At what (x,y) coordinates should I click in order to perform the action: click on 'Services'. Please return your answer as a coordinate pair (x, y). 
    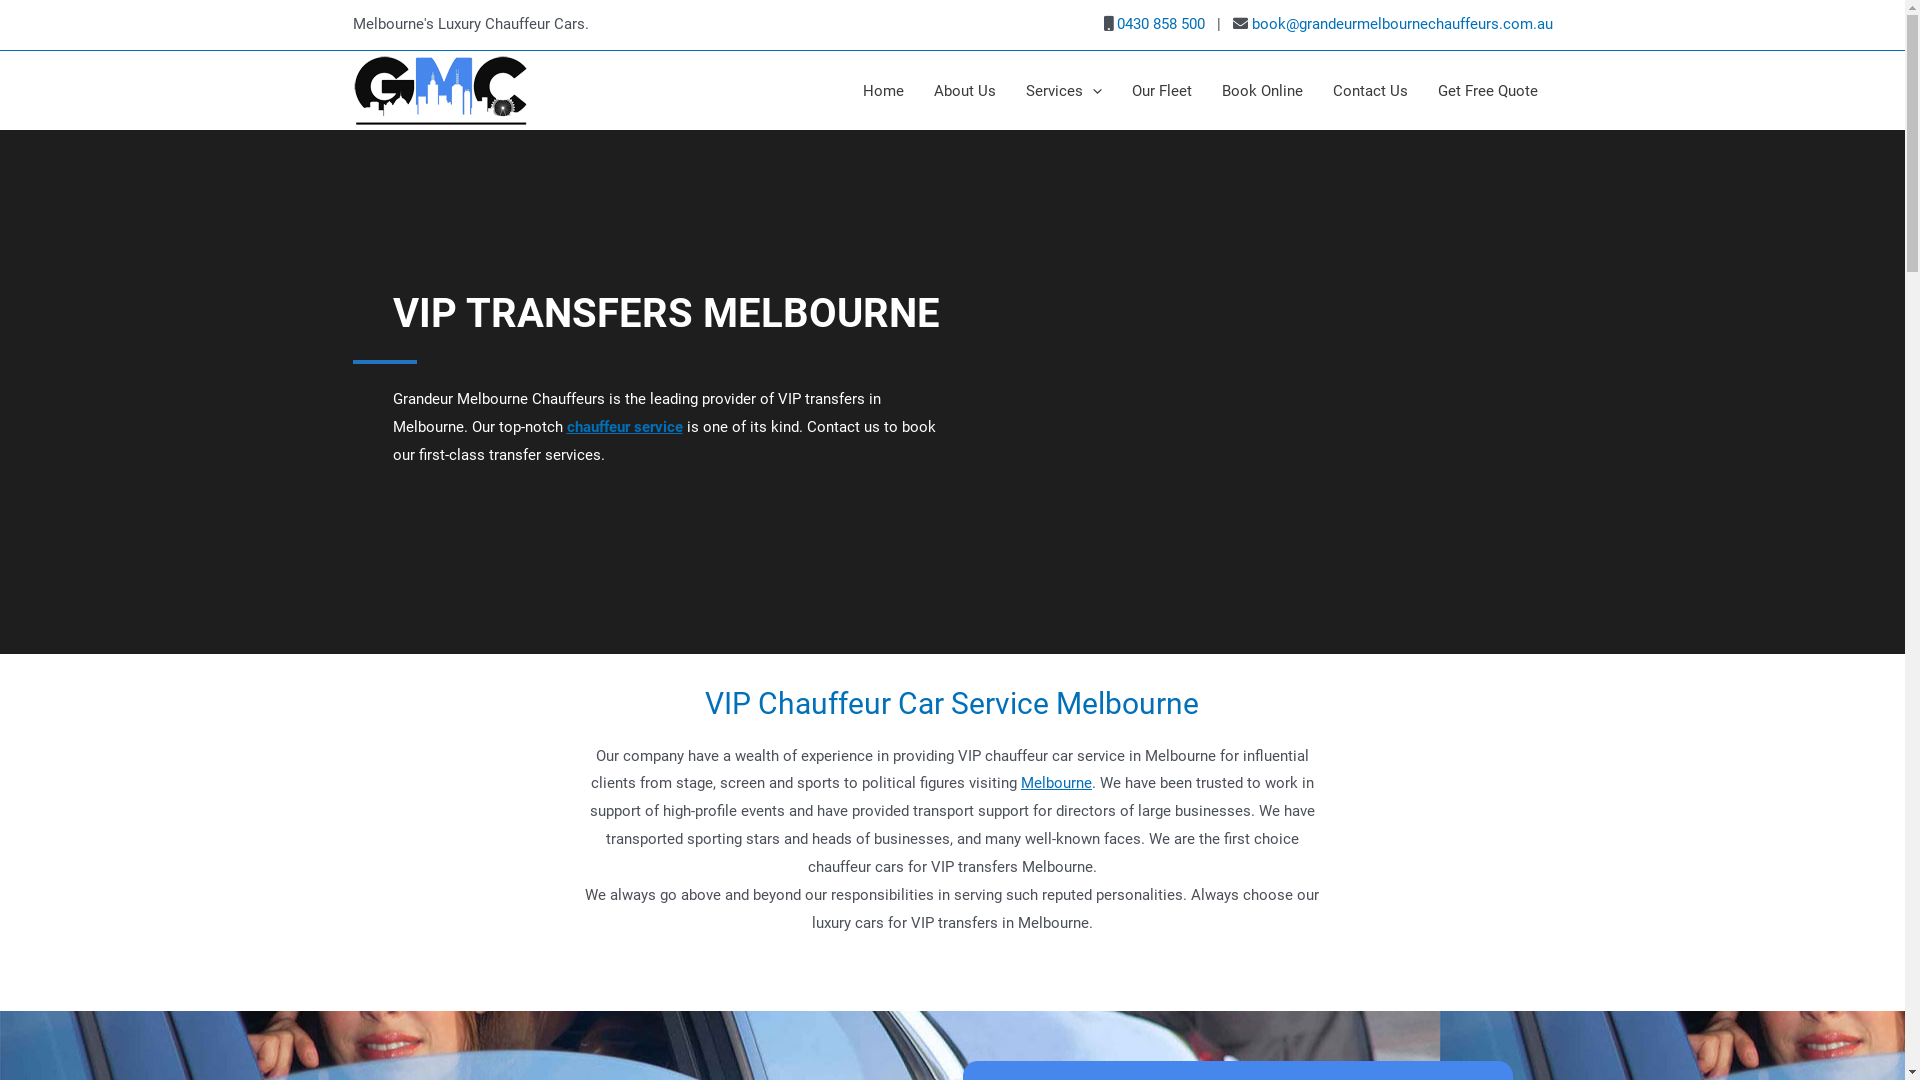
    Looking at the image, I should click on (1009, 91).